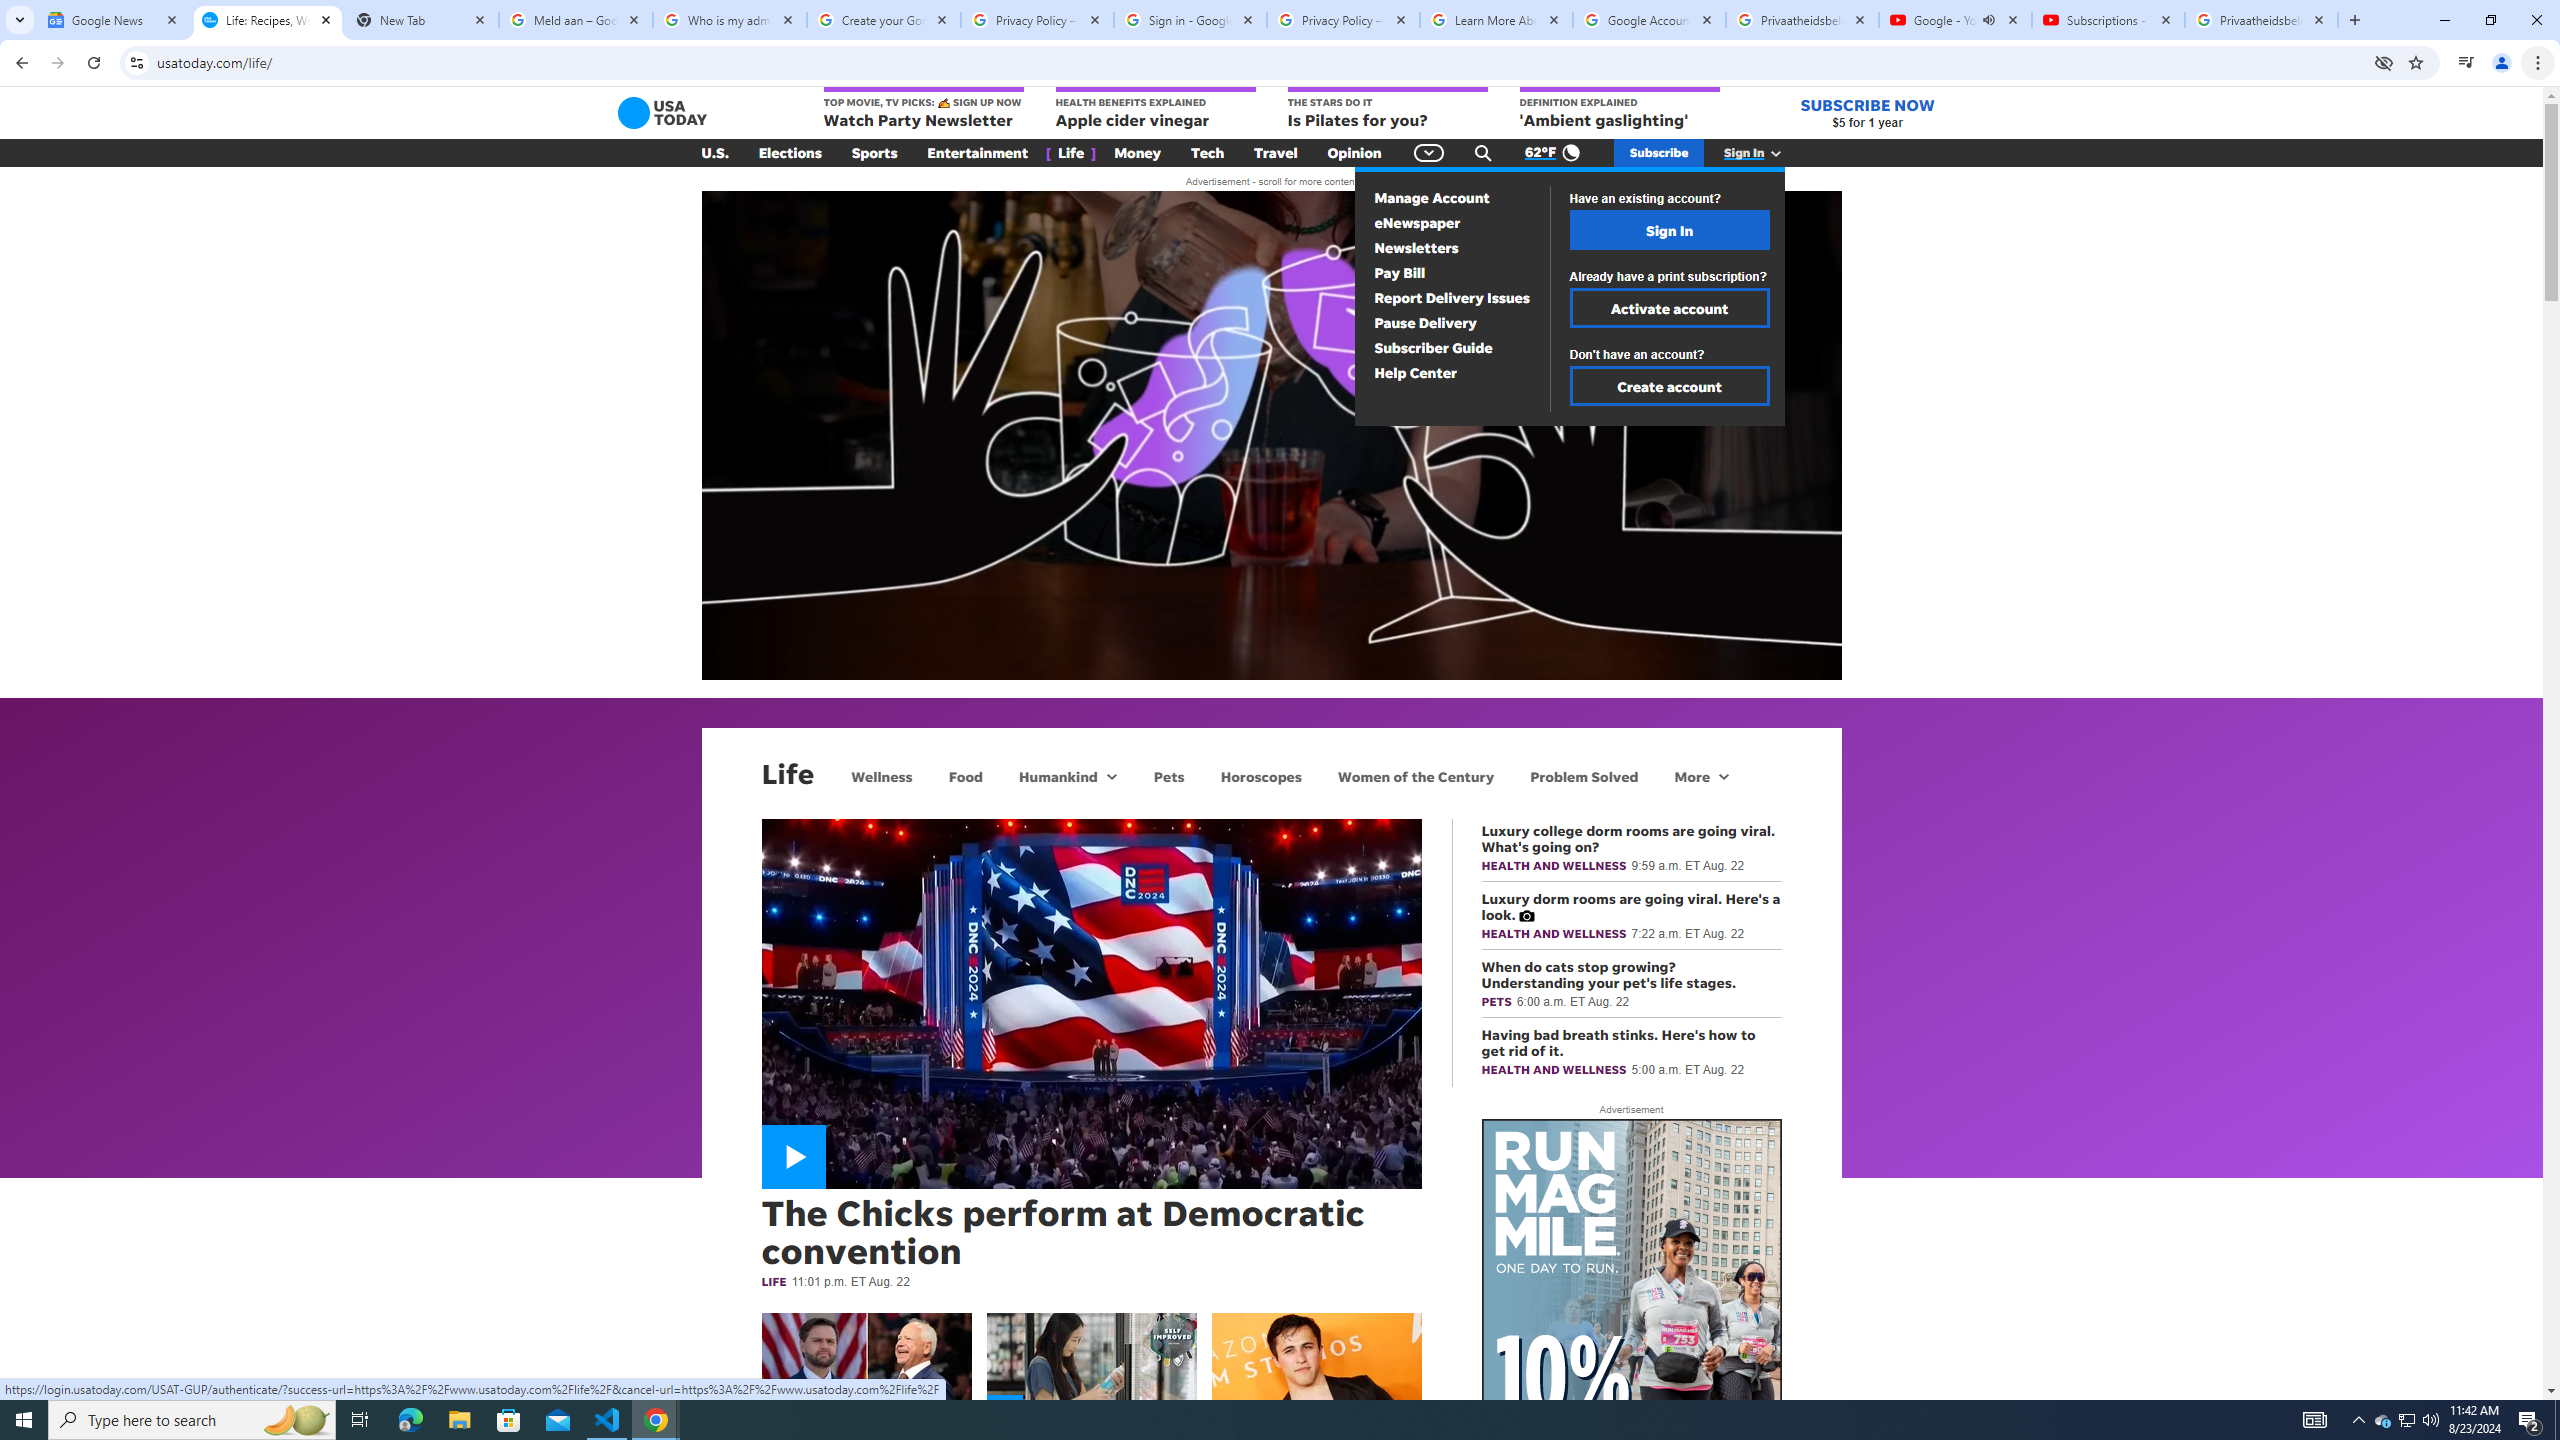 This screenshot has height=1440, width=2560. What do you see at coordinates (788, 153) in the screenshot?
I see `'Elections'` at bounding box center [788, 153].